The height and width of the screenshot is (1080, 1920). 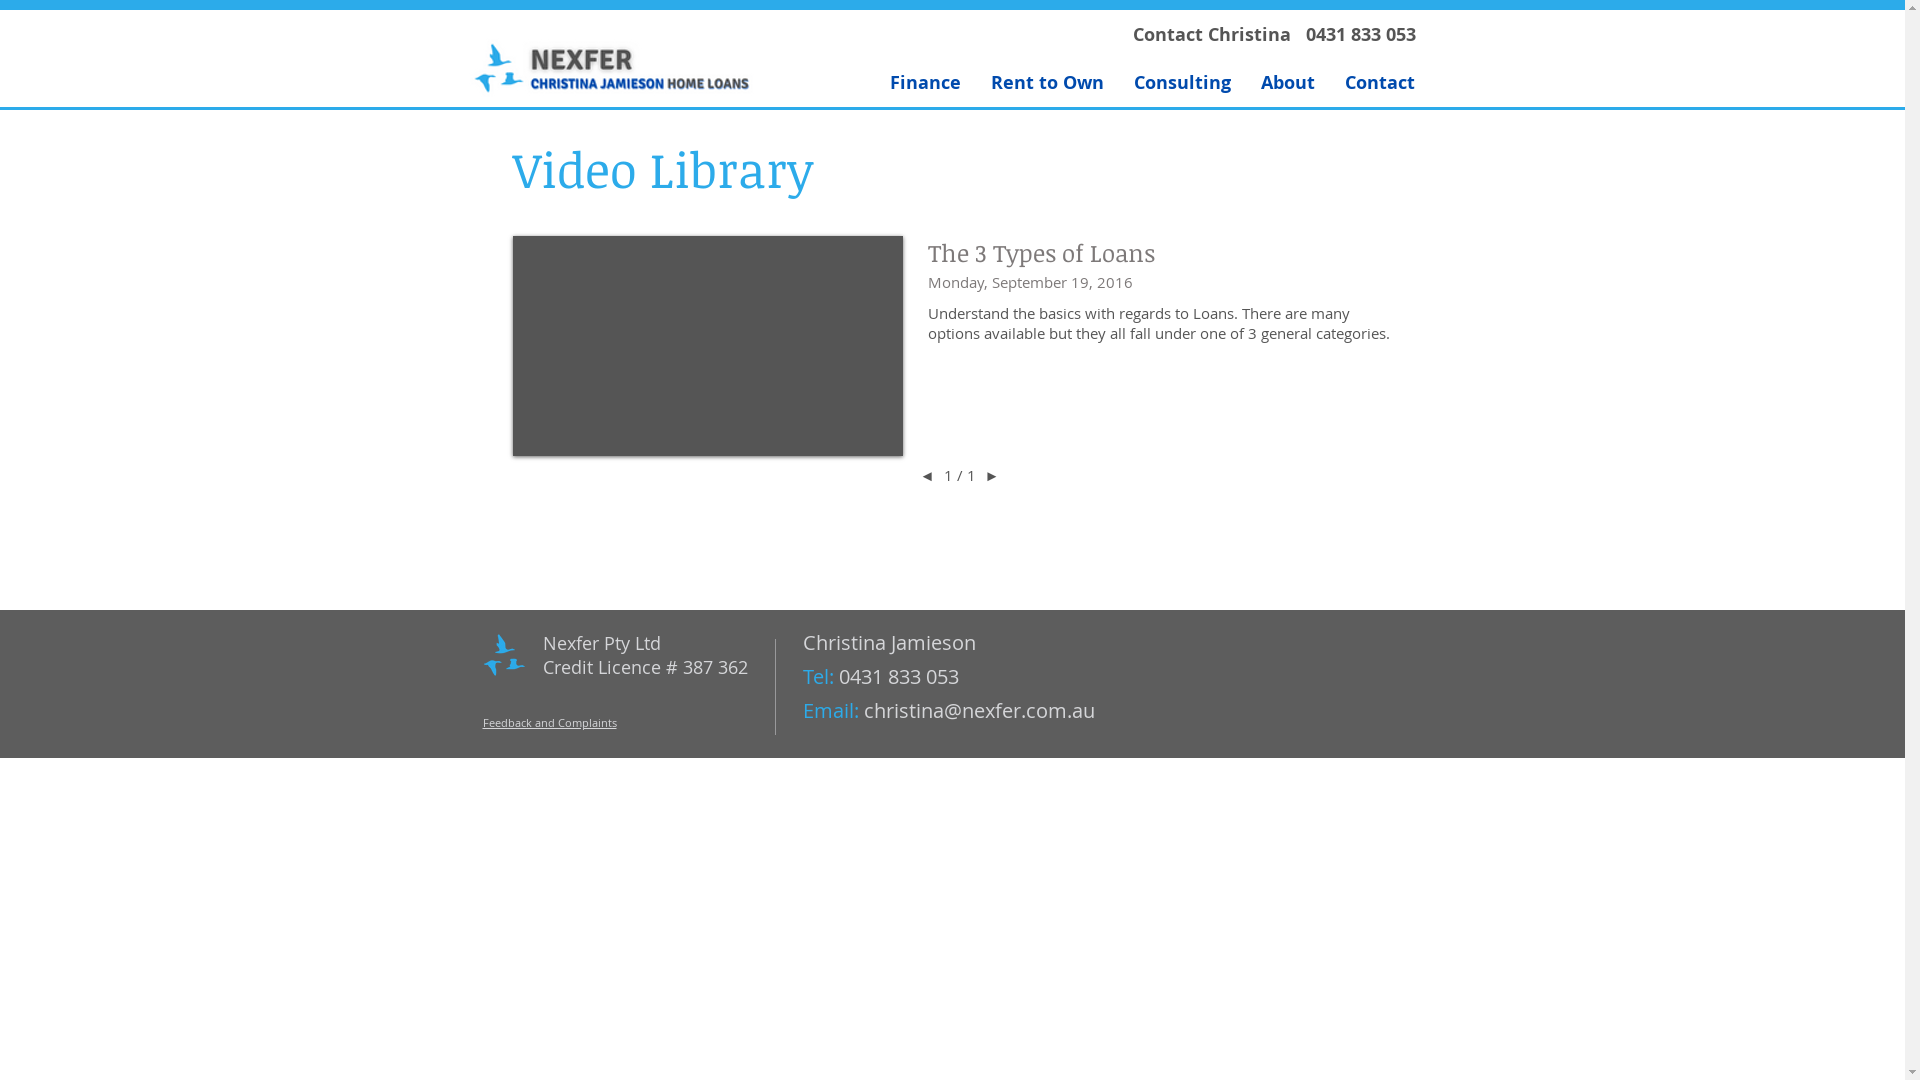 What do you see at coordinates (923, 81) in the screenshot?
I see `'Finance'` at bounding box center [923, 81].